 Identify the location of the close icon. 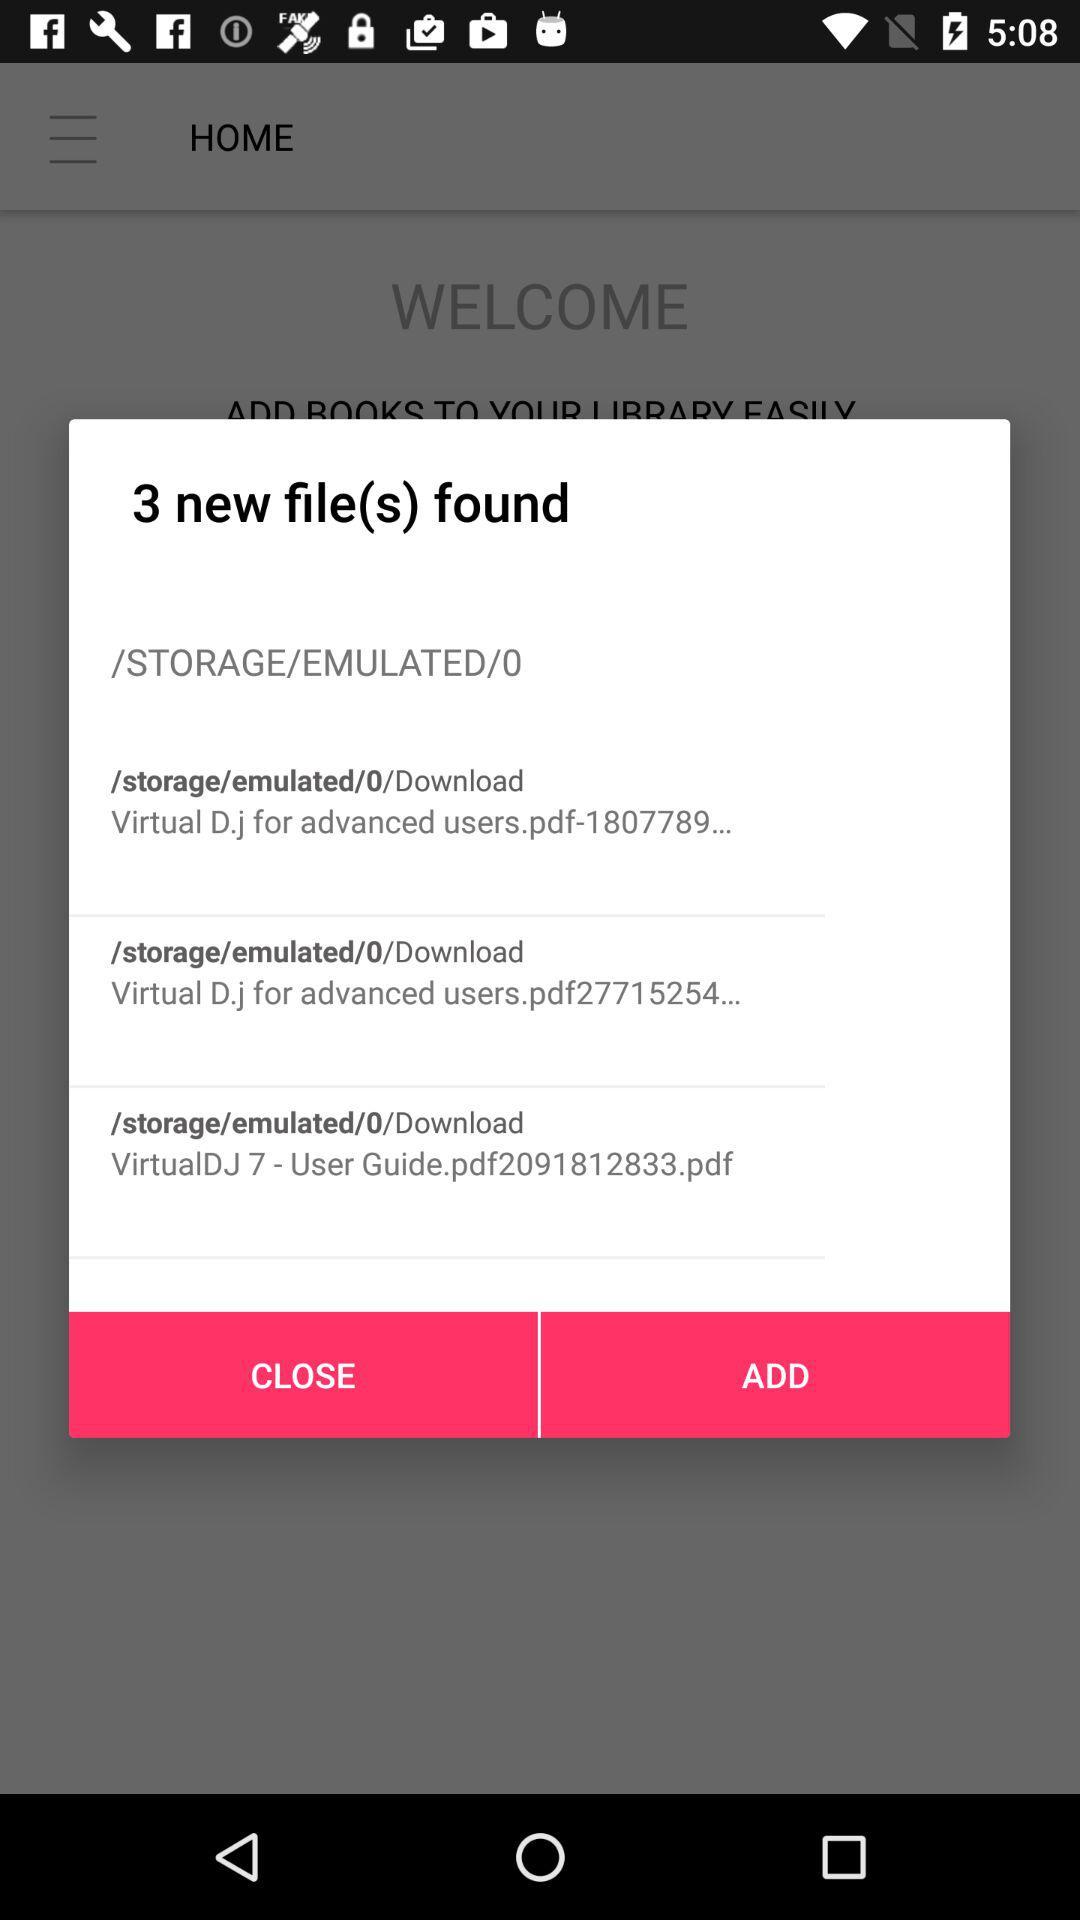
(303, 1373).